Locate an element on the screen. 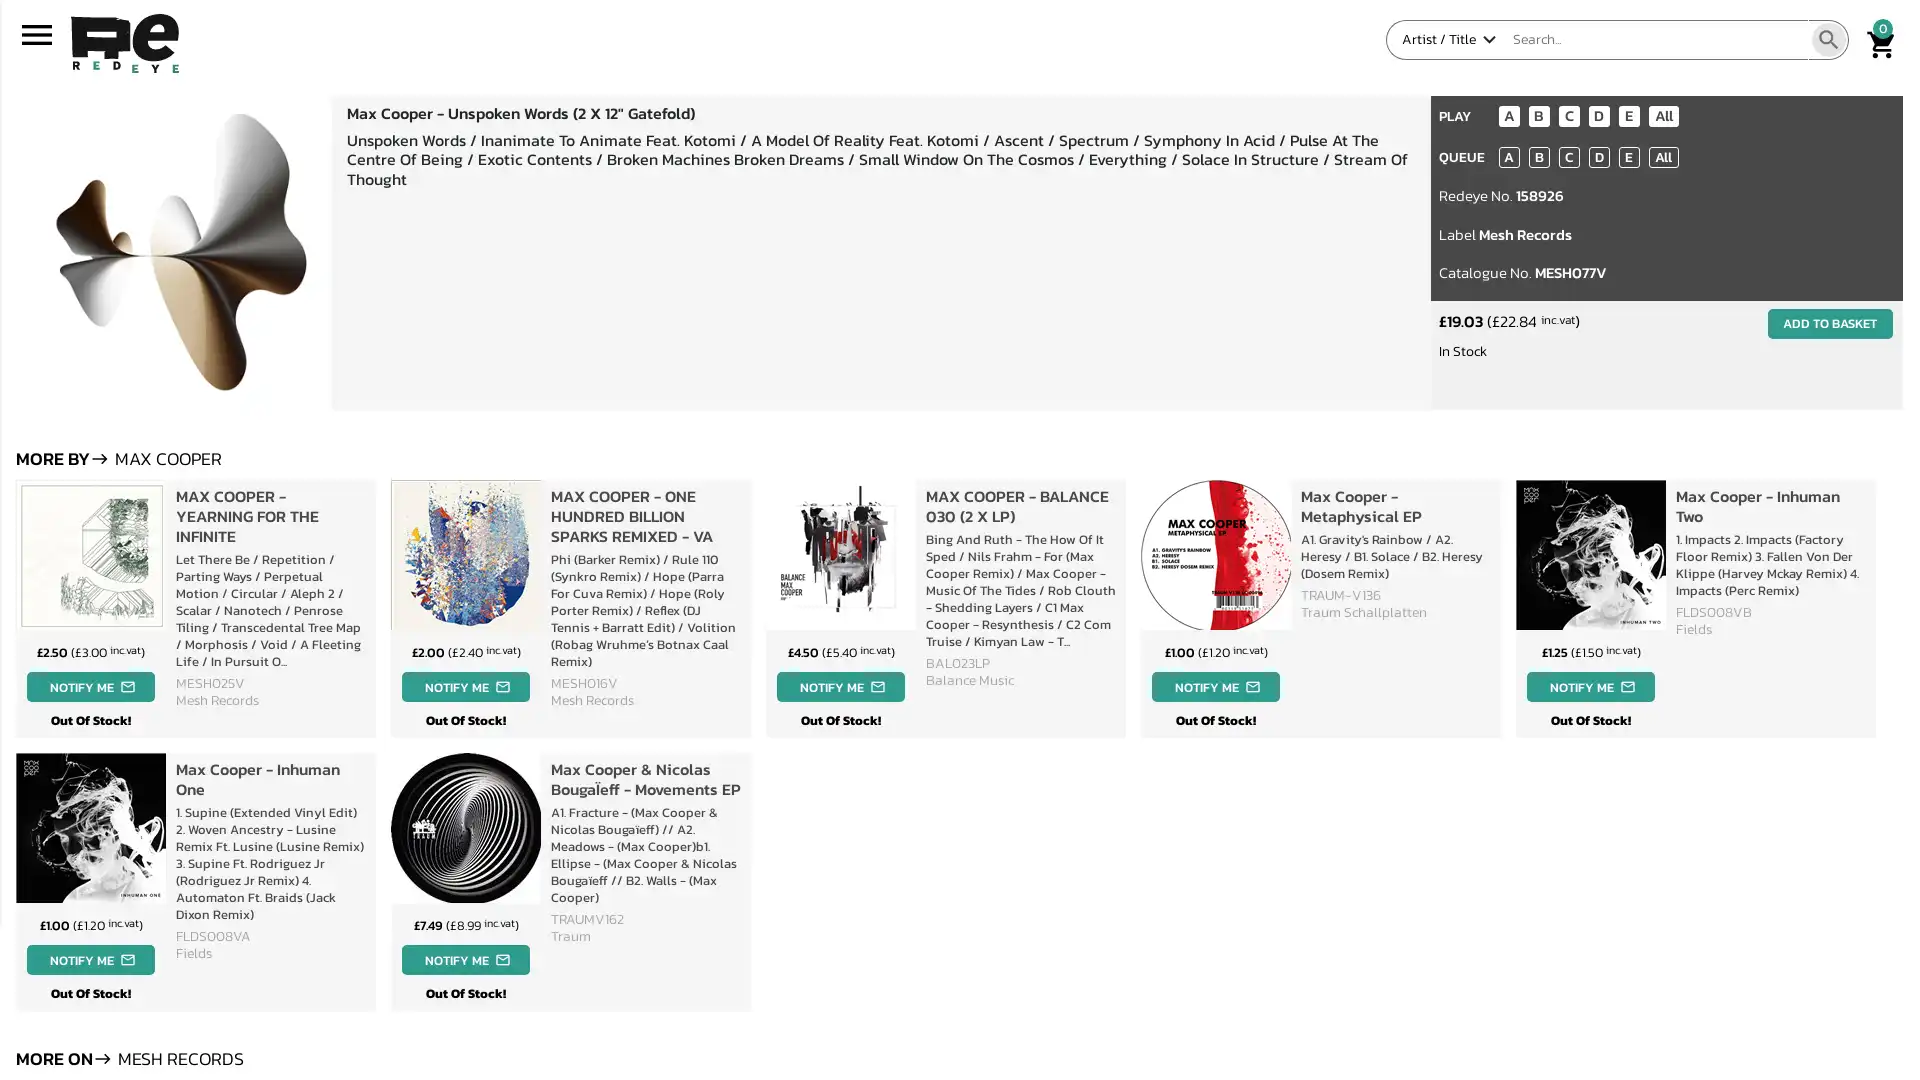  NOTIFY ME mail_outline is located at coordinates (89, 958).